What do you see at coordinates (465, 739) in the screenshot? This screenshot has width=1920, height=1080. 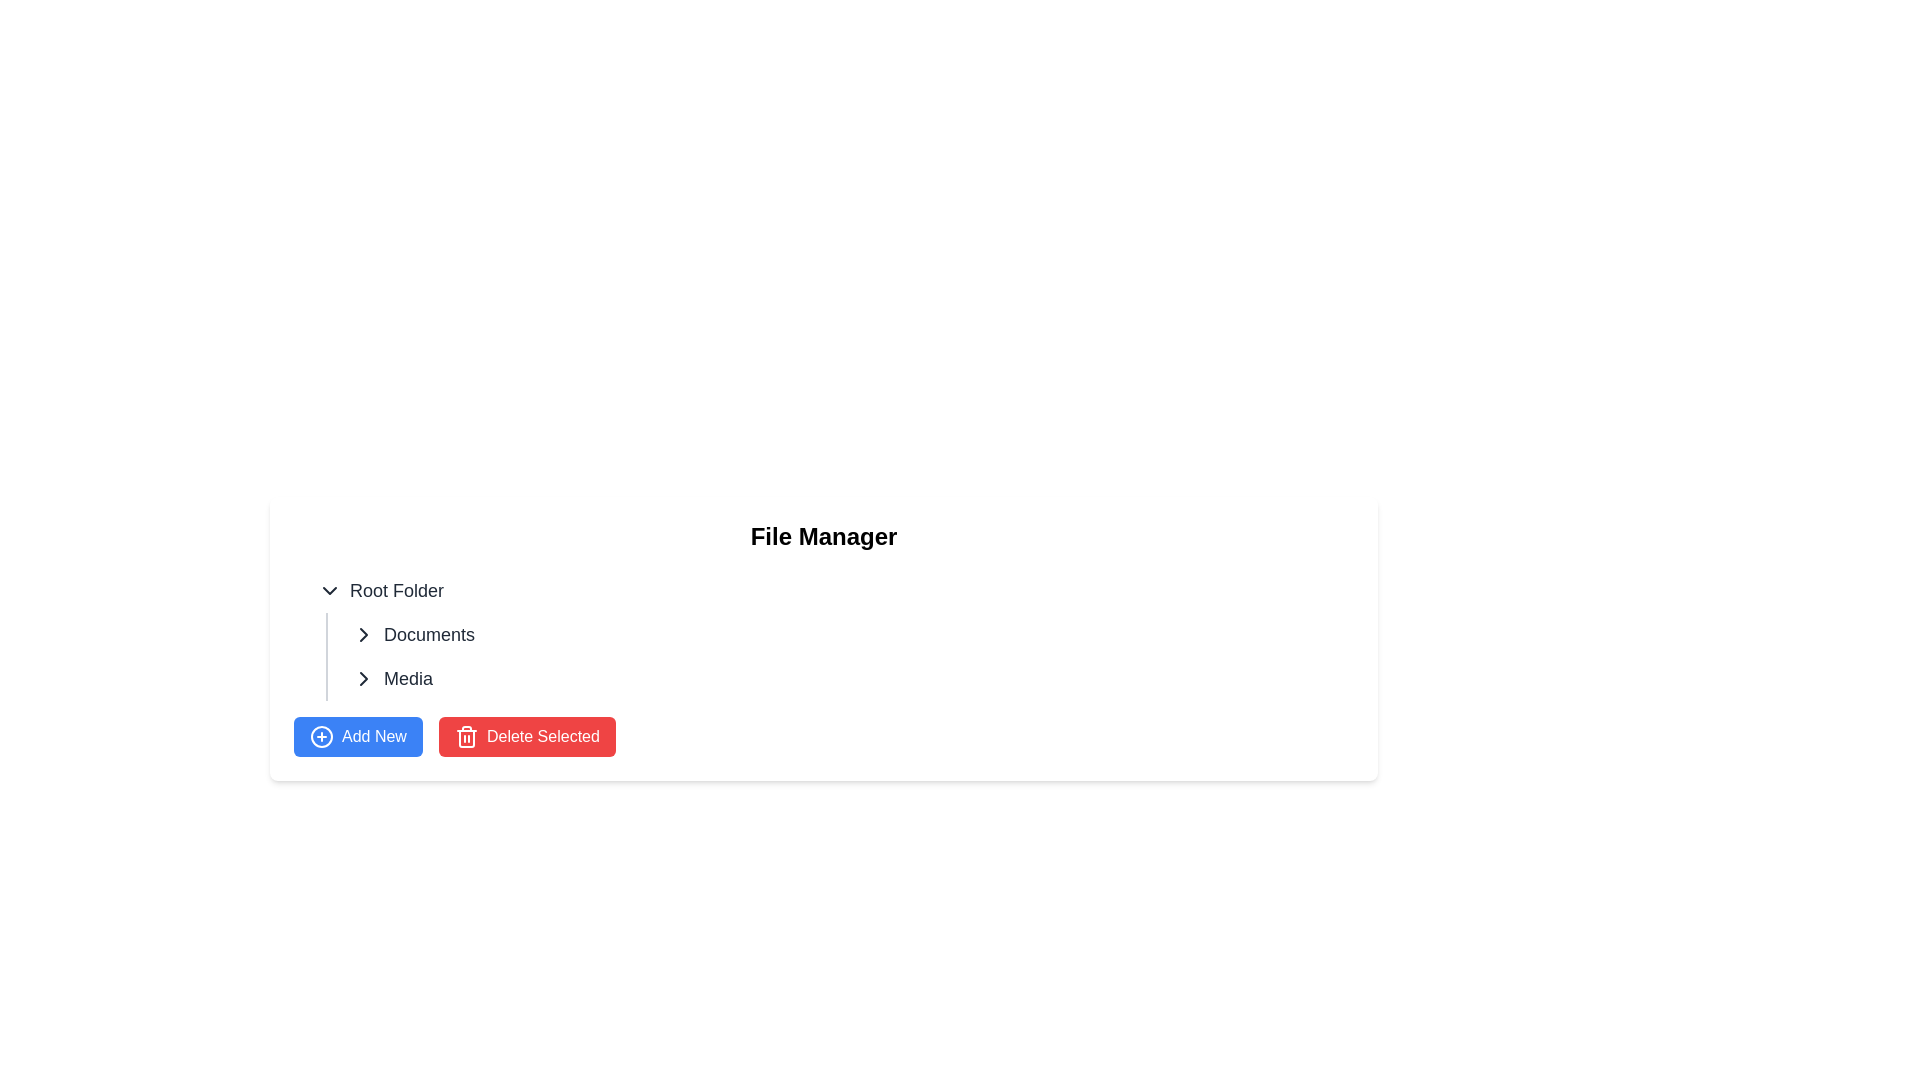 I see `the icon component located to the right of the blue 'Add New' button, which serves as part of the 'Delete Selected' button functionality` at bounding box center [465, 739].